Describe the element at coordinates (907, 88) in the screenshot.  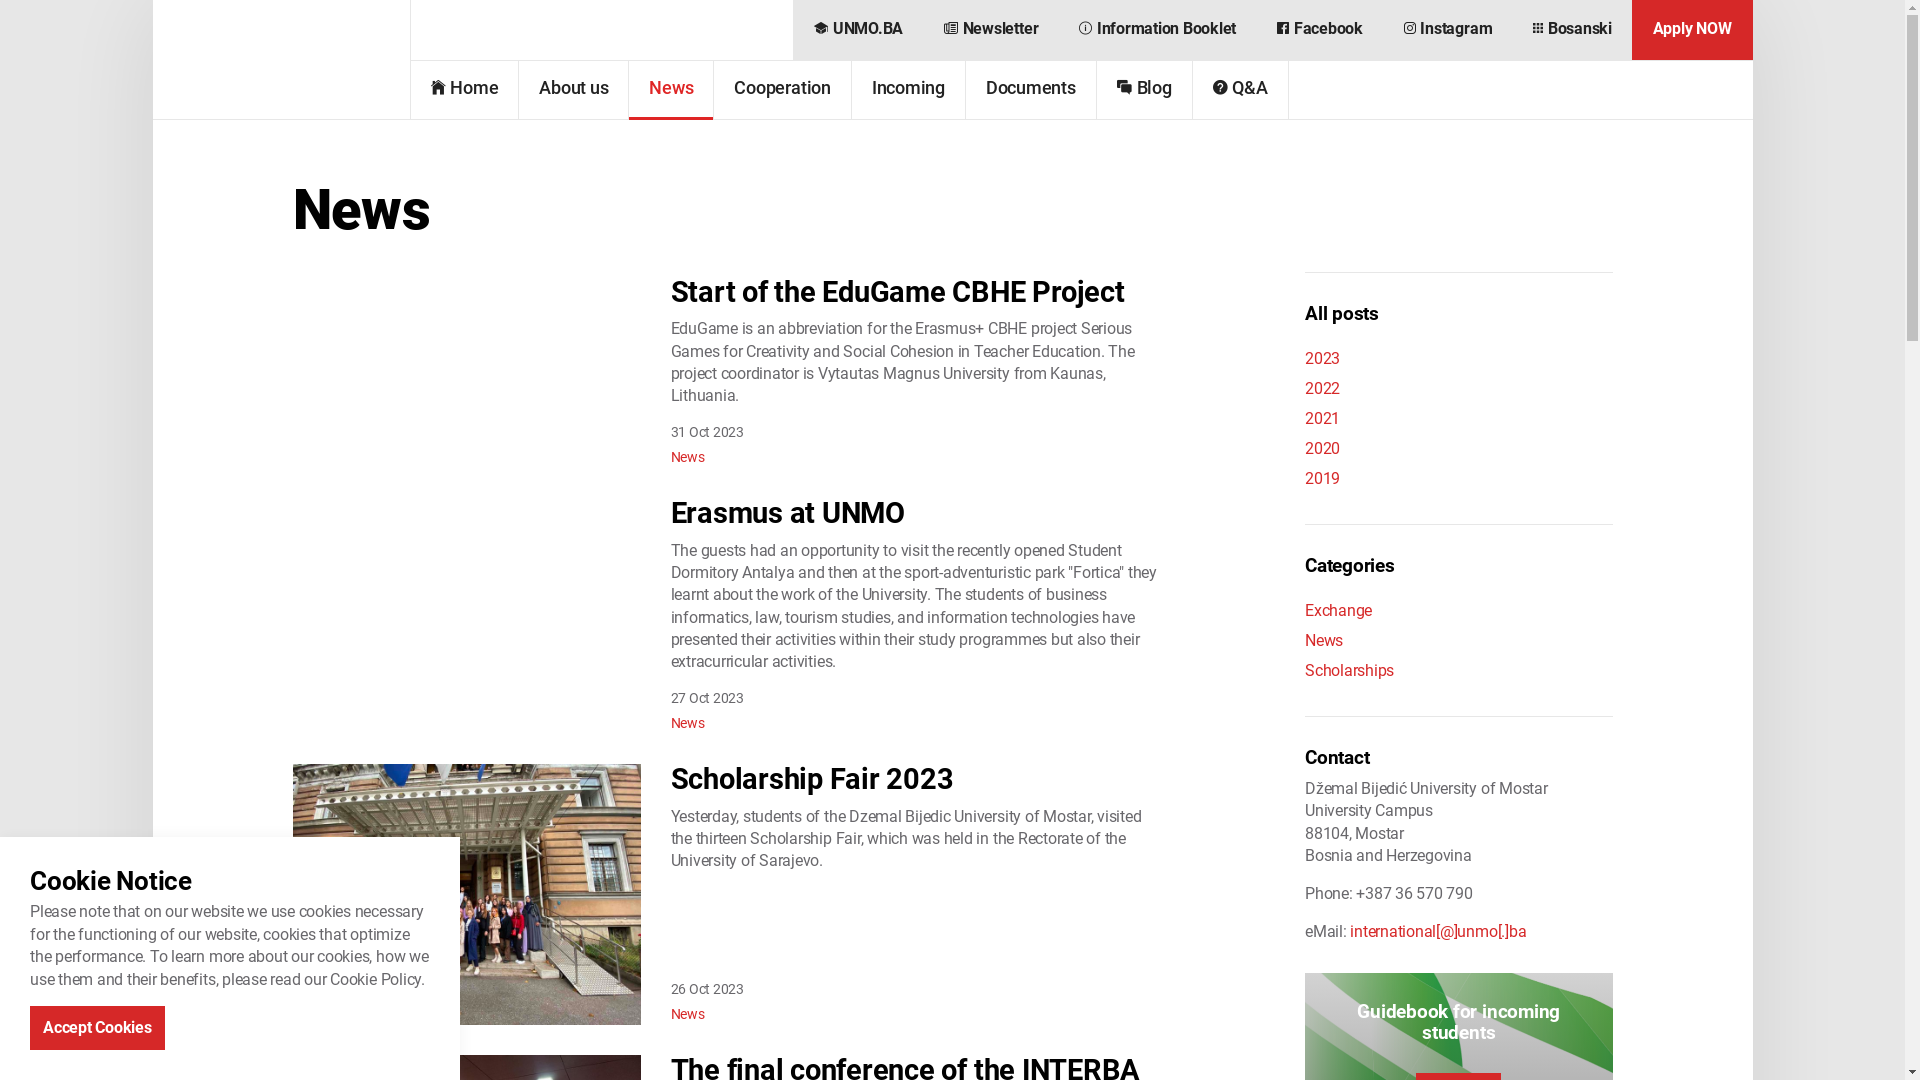
I see `'Incoming'` at that location.